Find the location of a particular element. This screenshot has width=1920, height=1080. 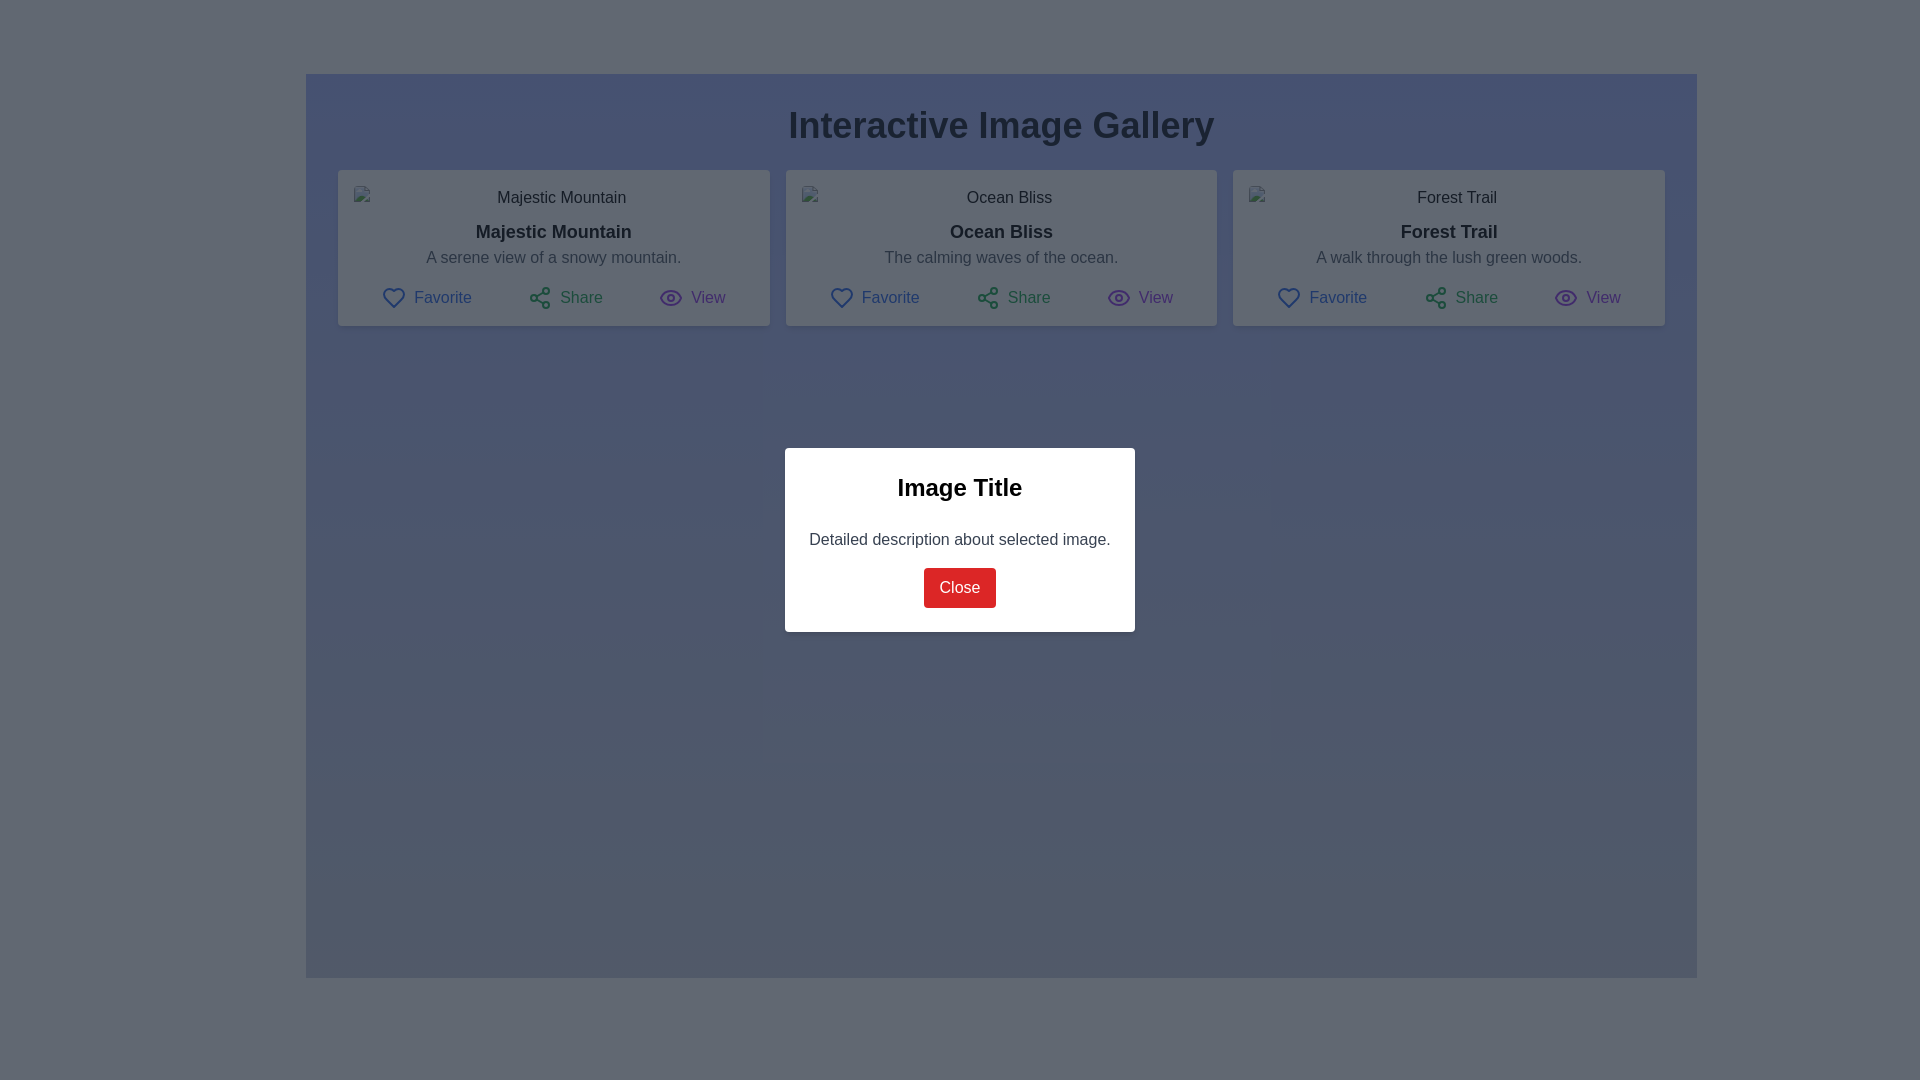

the 'Favorite' icon located in the horizontal row of interactive buttons under the 'Forest Trail' image card is located at coordinates (1289, 297).